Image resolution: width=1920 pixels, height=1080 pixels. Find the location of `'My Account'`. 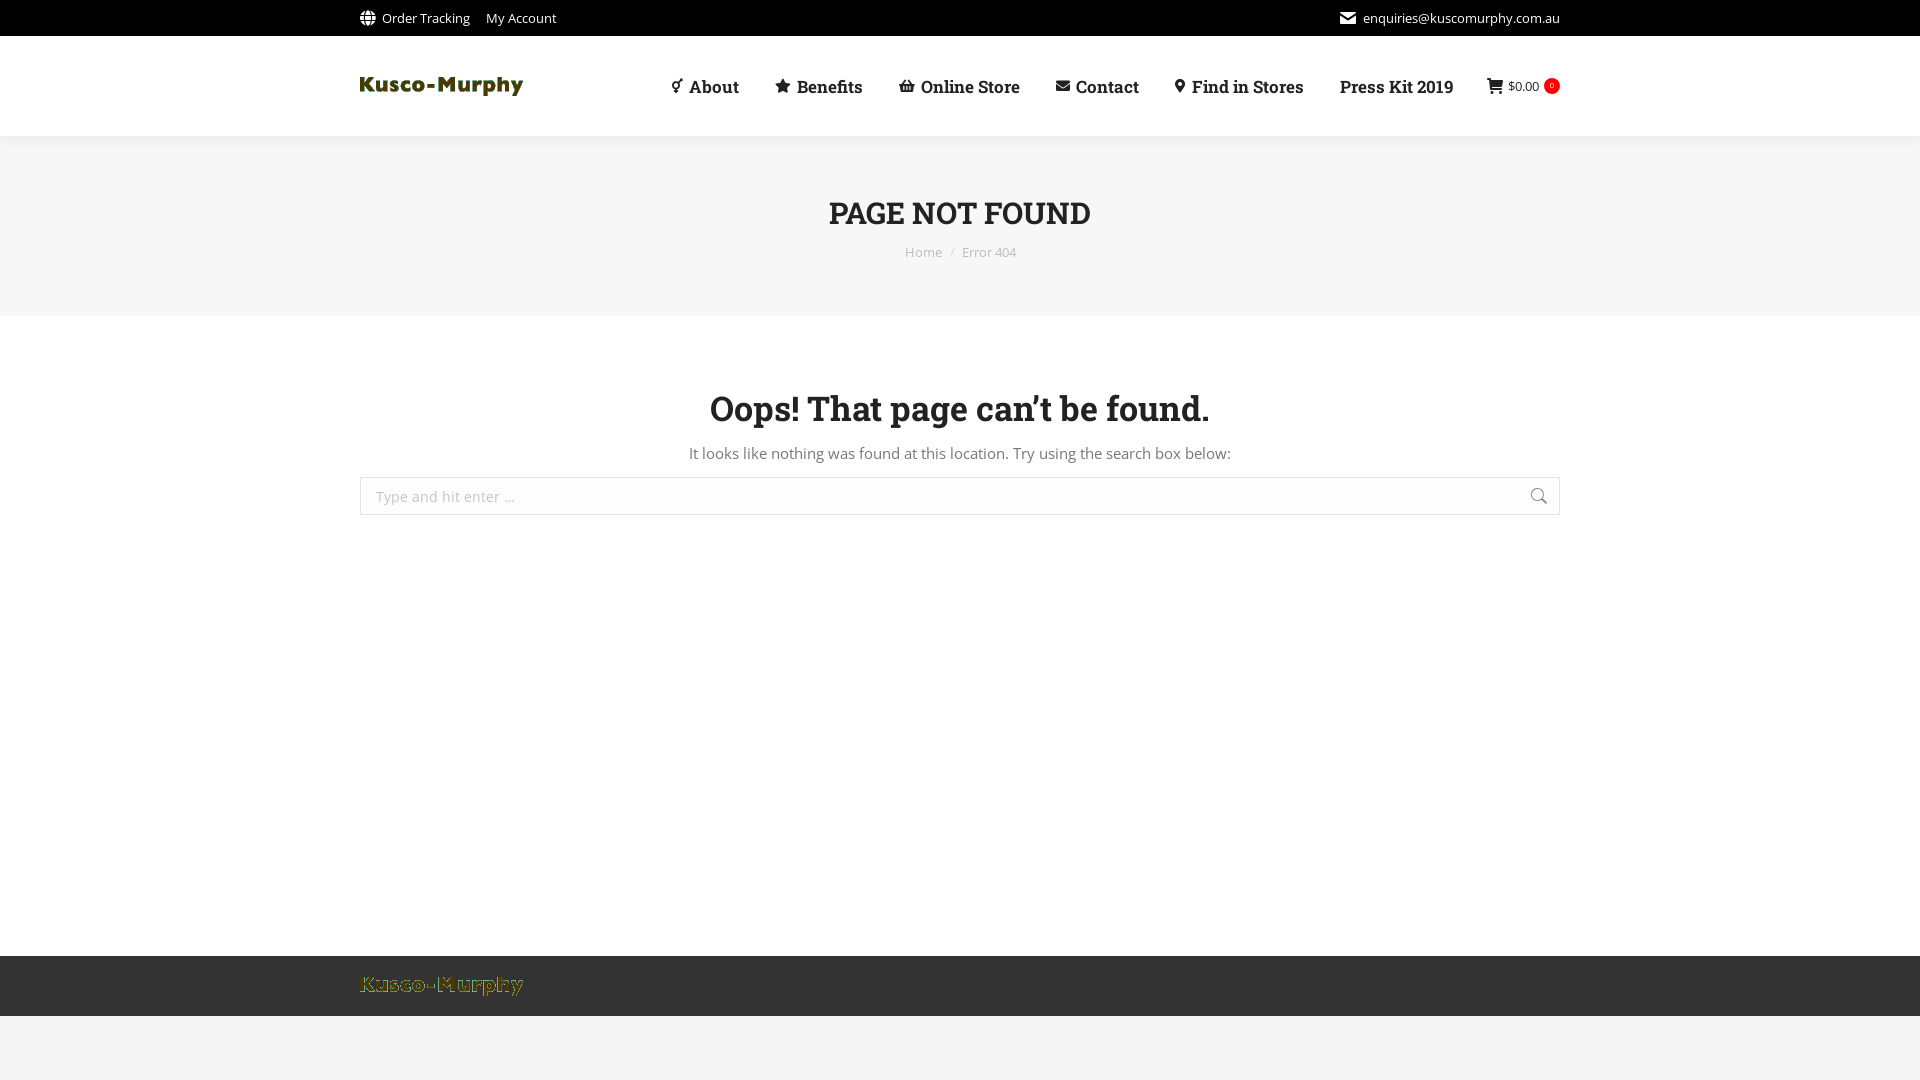

'My Account' is located at coordinates (521, 17).